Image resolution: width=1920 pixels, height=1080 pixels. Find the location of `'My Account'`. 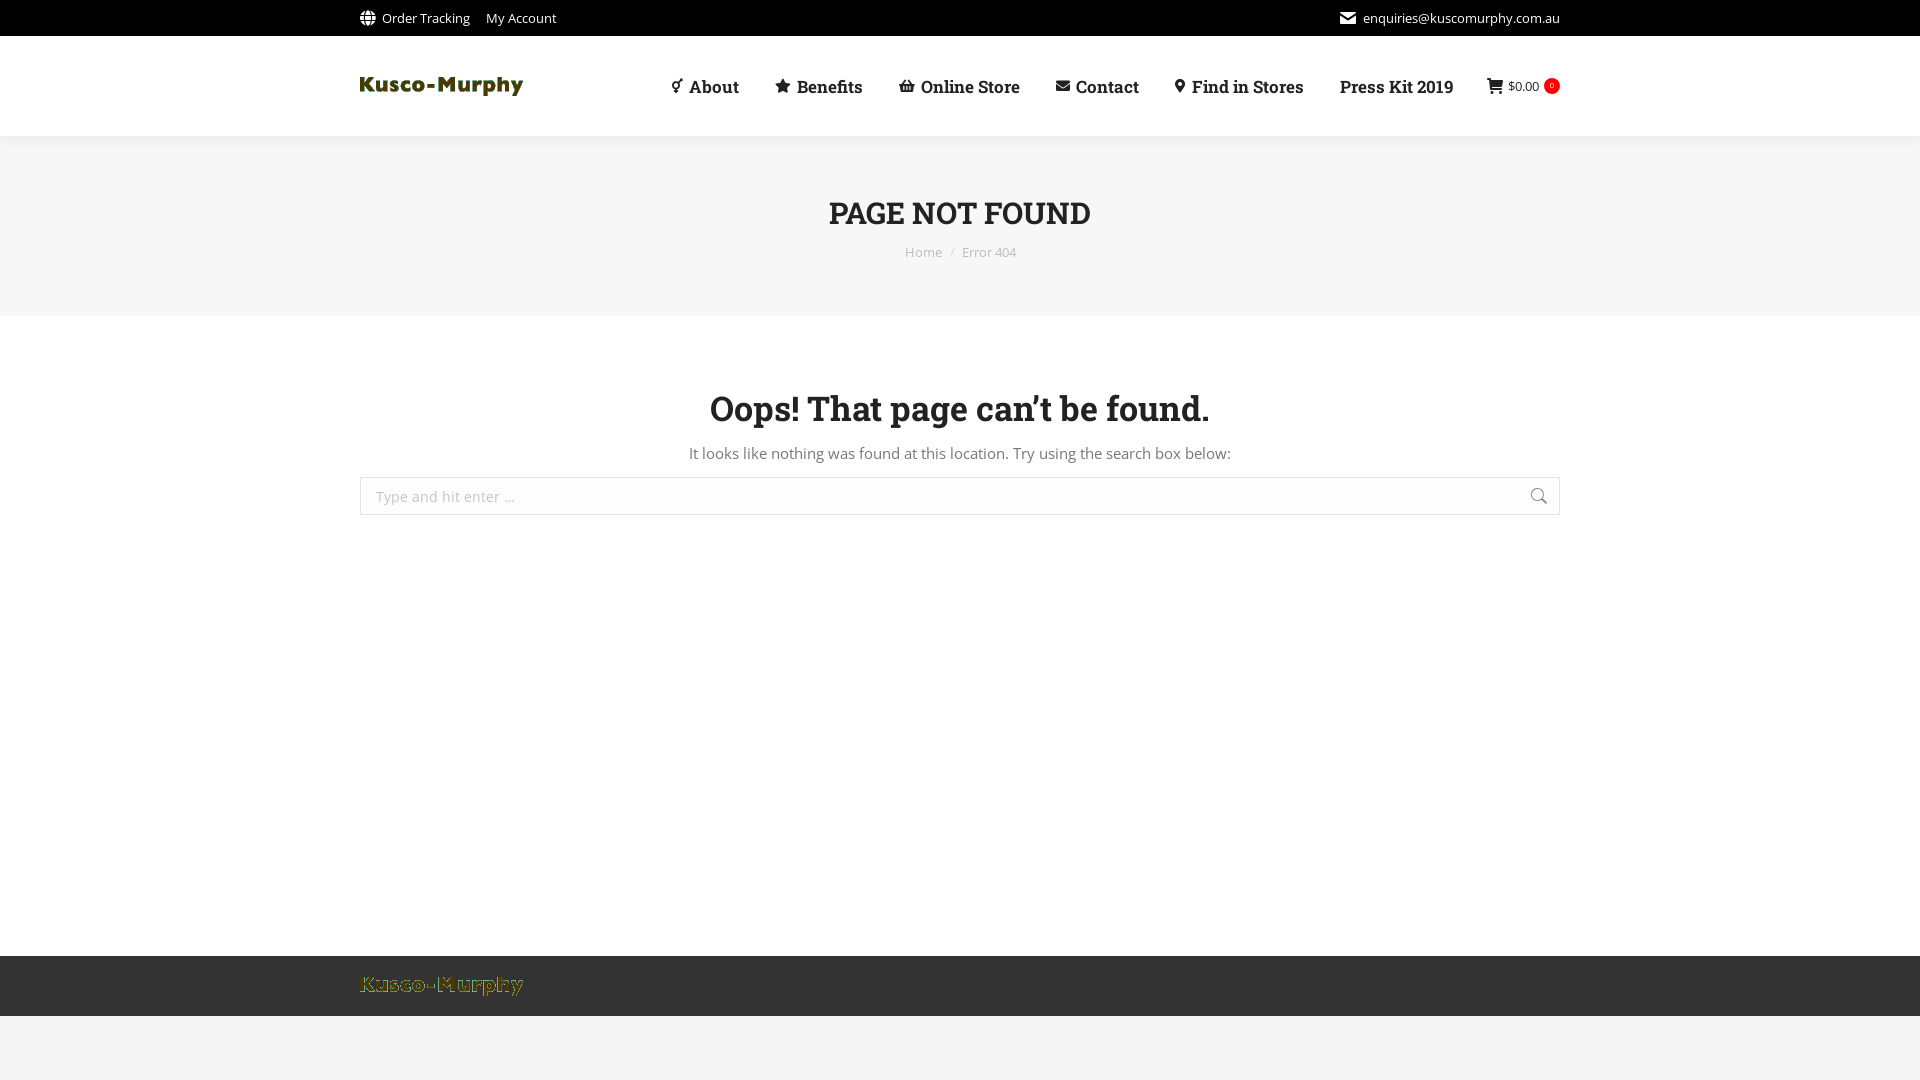

'My Account' is located at coordinates (521, 17).